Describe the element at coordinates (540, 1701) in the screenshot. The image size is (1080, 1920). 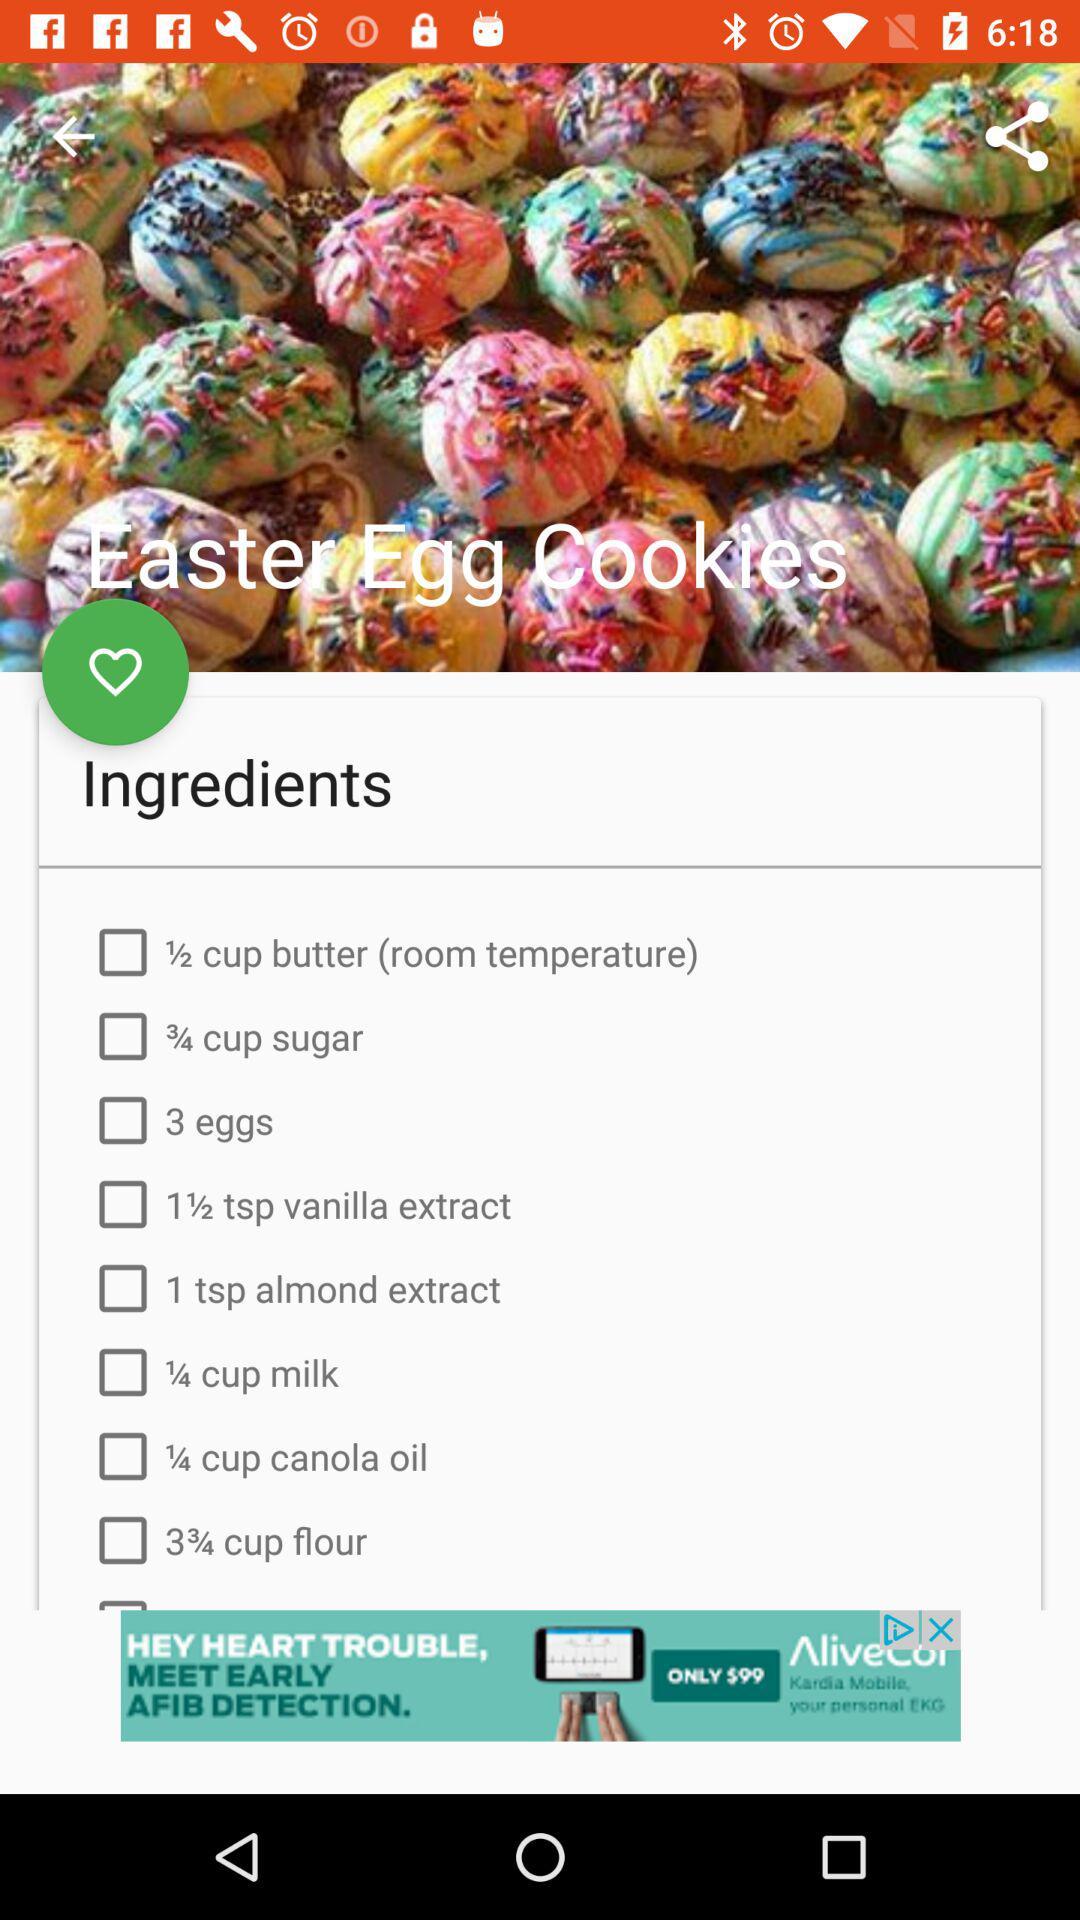
I see `advertisement` at that location.